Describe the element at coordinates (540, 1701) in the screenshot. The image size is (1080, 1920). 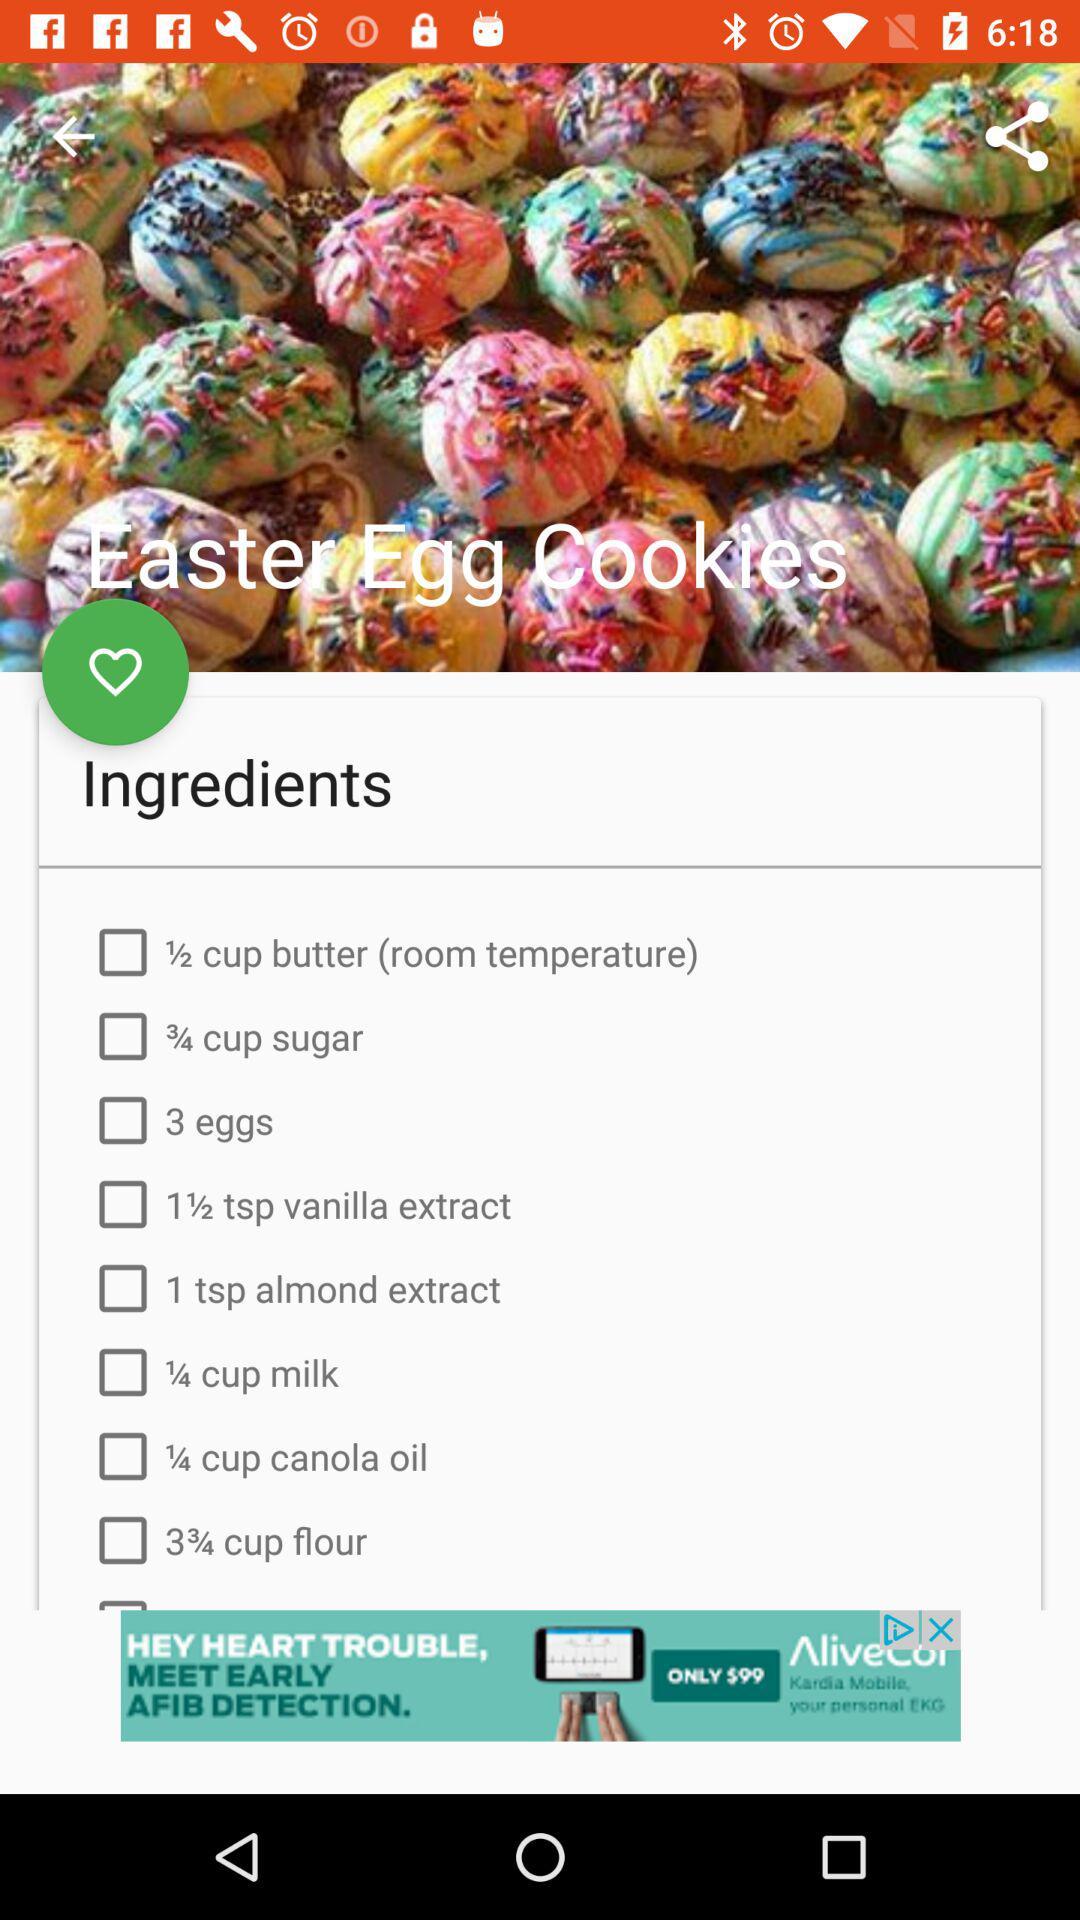
I see `advertisement` at that location.